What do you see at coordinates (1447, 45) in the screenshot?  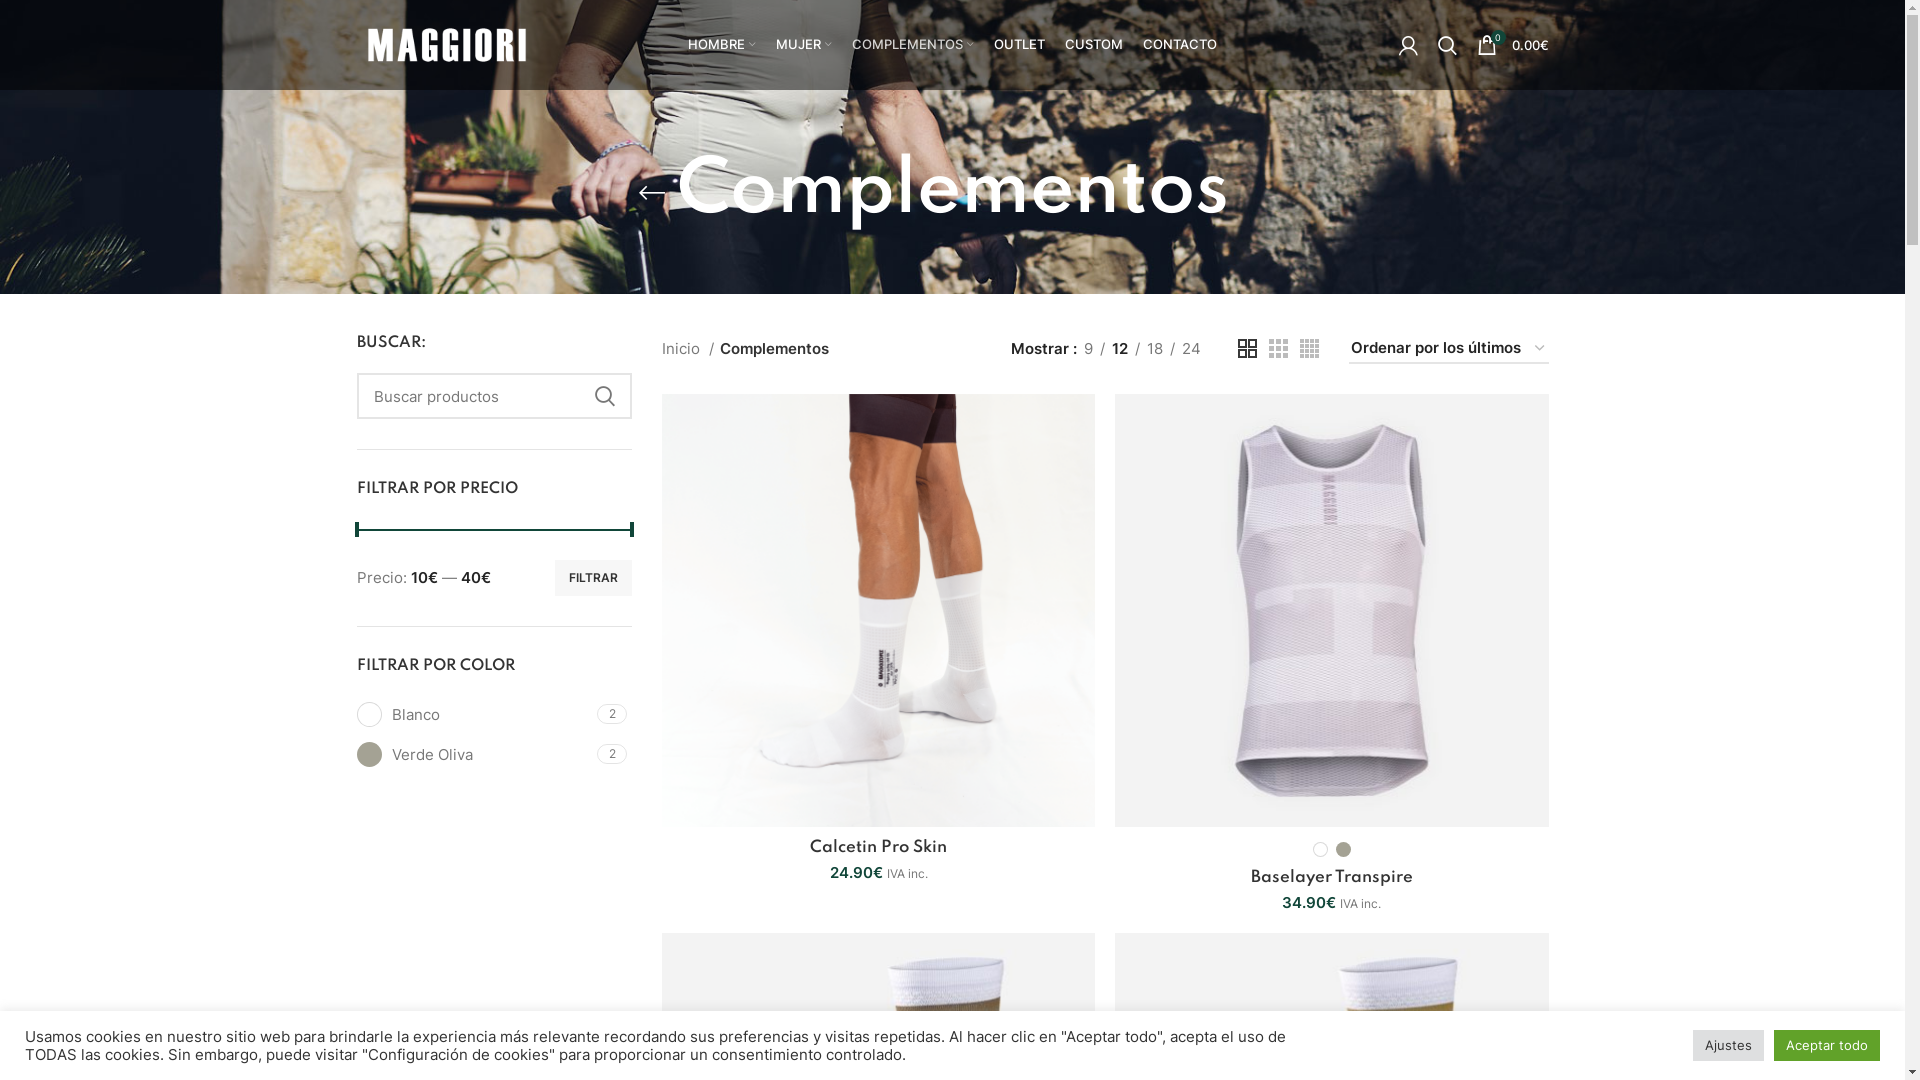 I see `'Search'` at bounding box center [1447, 45].